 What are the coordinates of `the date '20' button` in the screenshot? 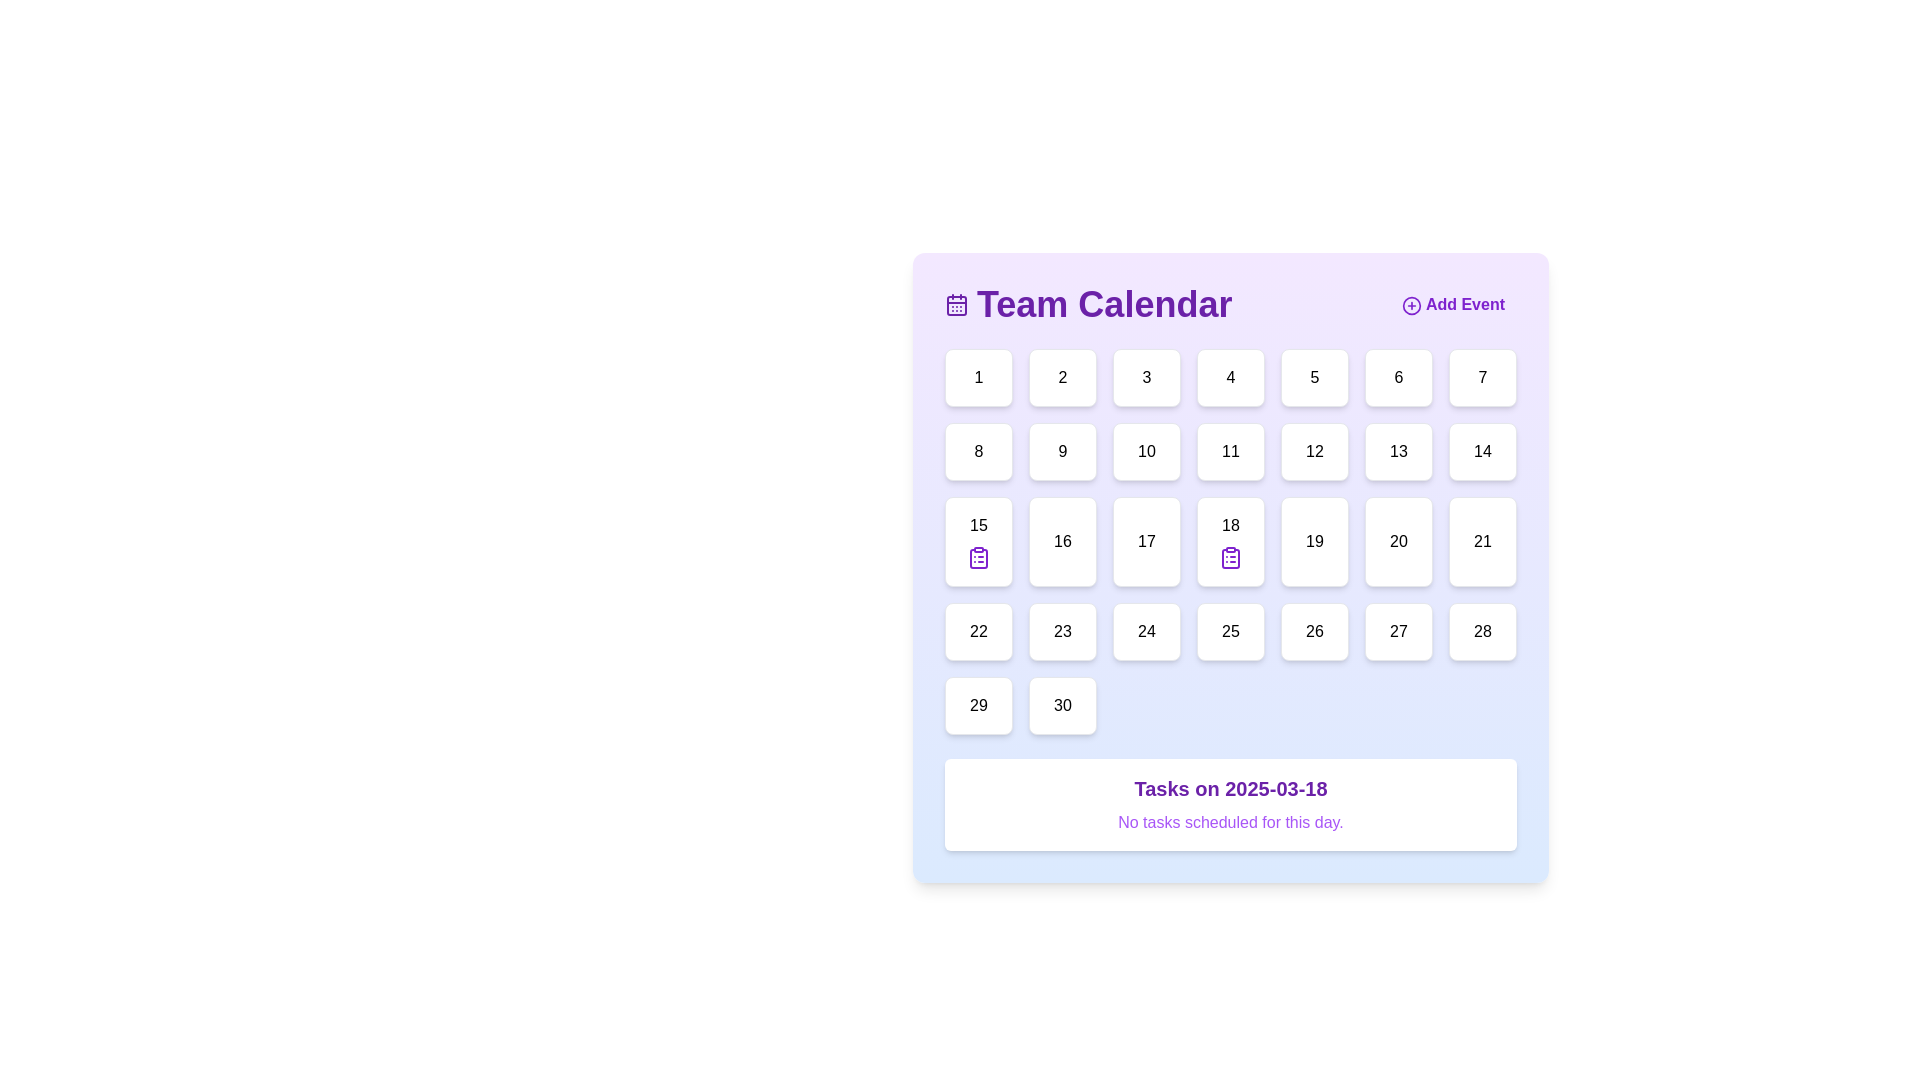 It's located at (1397, 542).